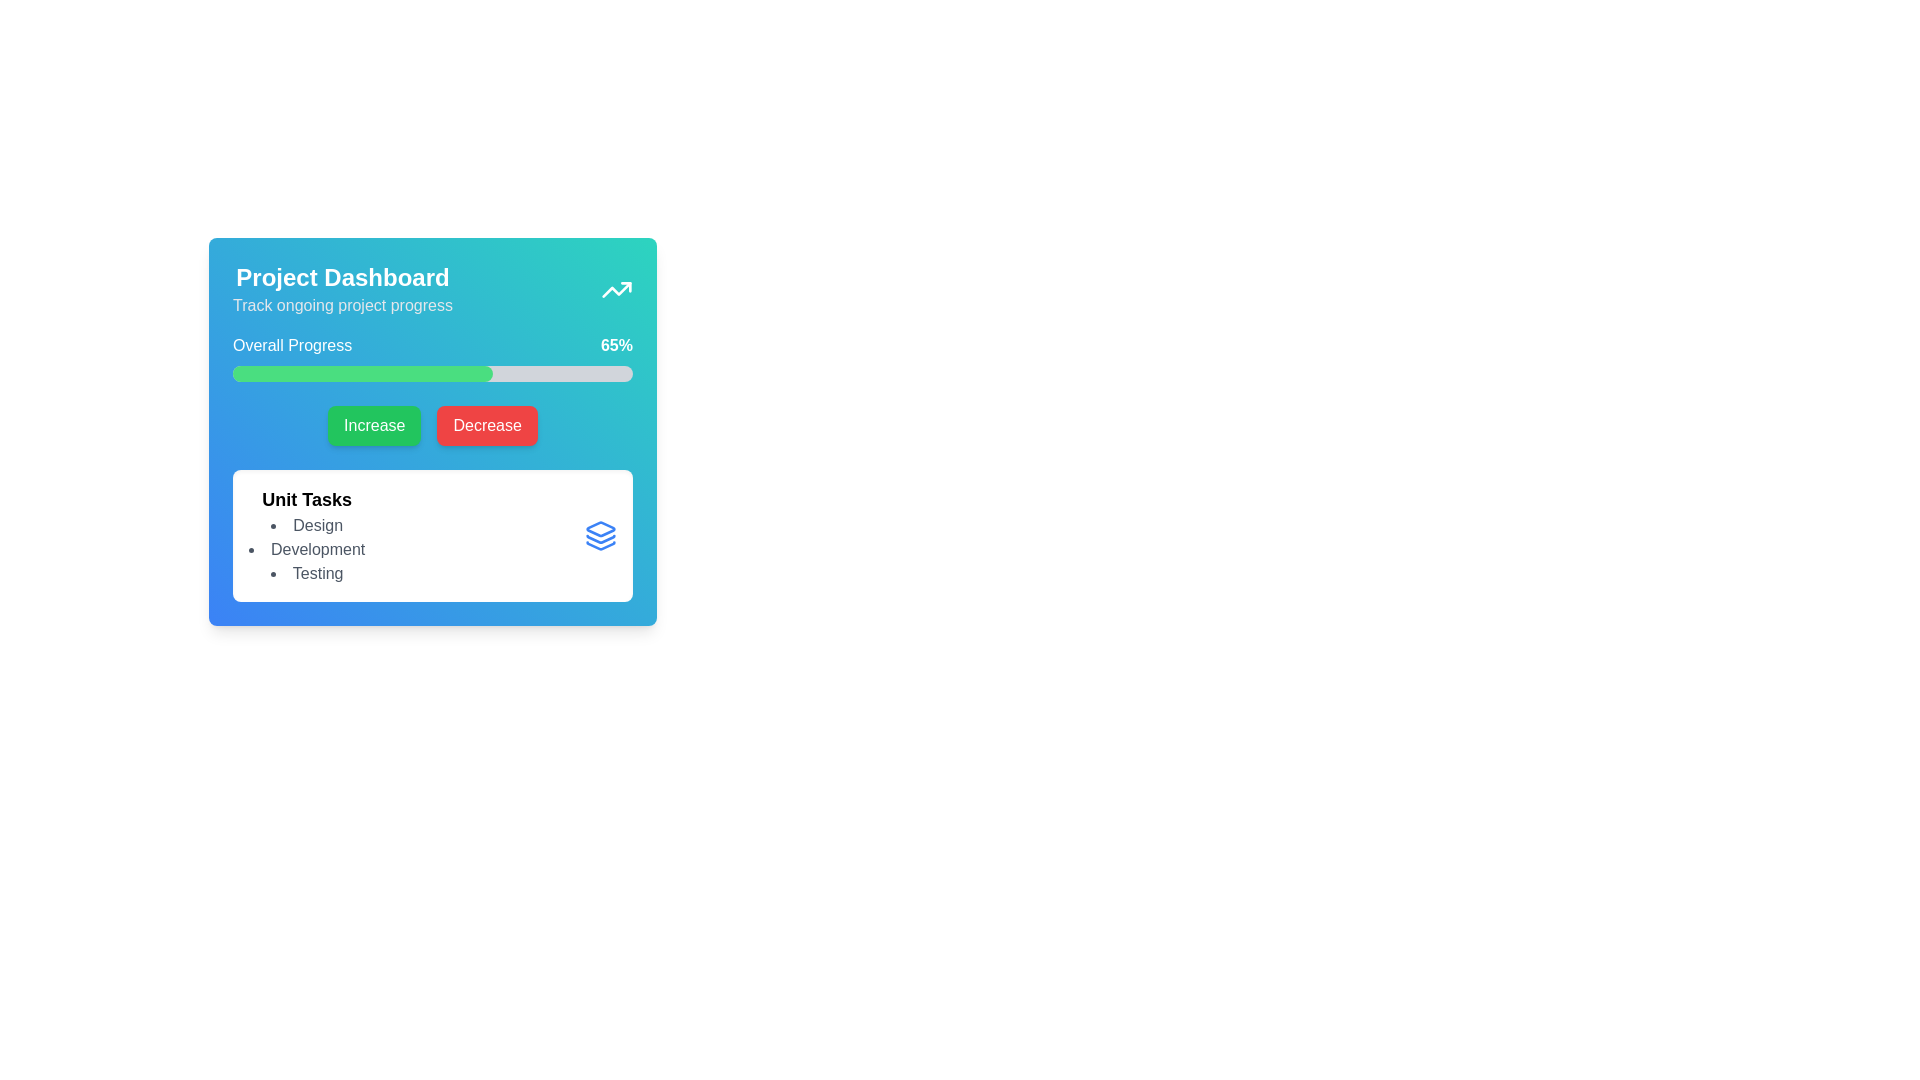 The width and height of the screenshot is (1920, 1080). What do you see at coordinates (431, 289) in the screenshot?
I see `the Header panel element titled 'Project Dashboard' with a subtitle 'Track ongoing project progress', which features an upward trending icon and a gradient background from blue to teal` at bounding box center [431, 289].